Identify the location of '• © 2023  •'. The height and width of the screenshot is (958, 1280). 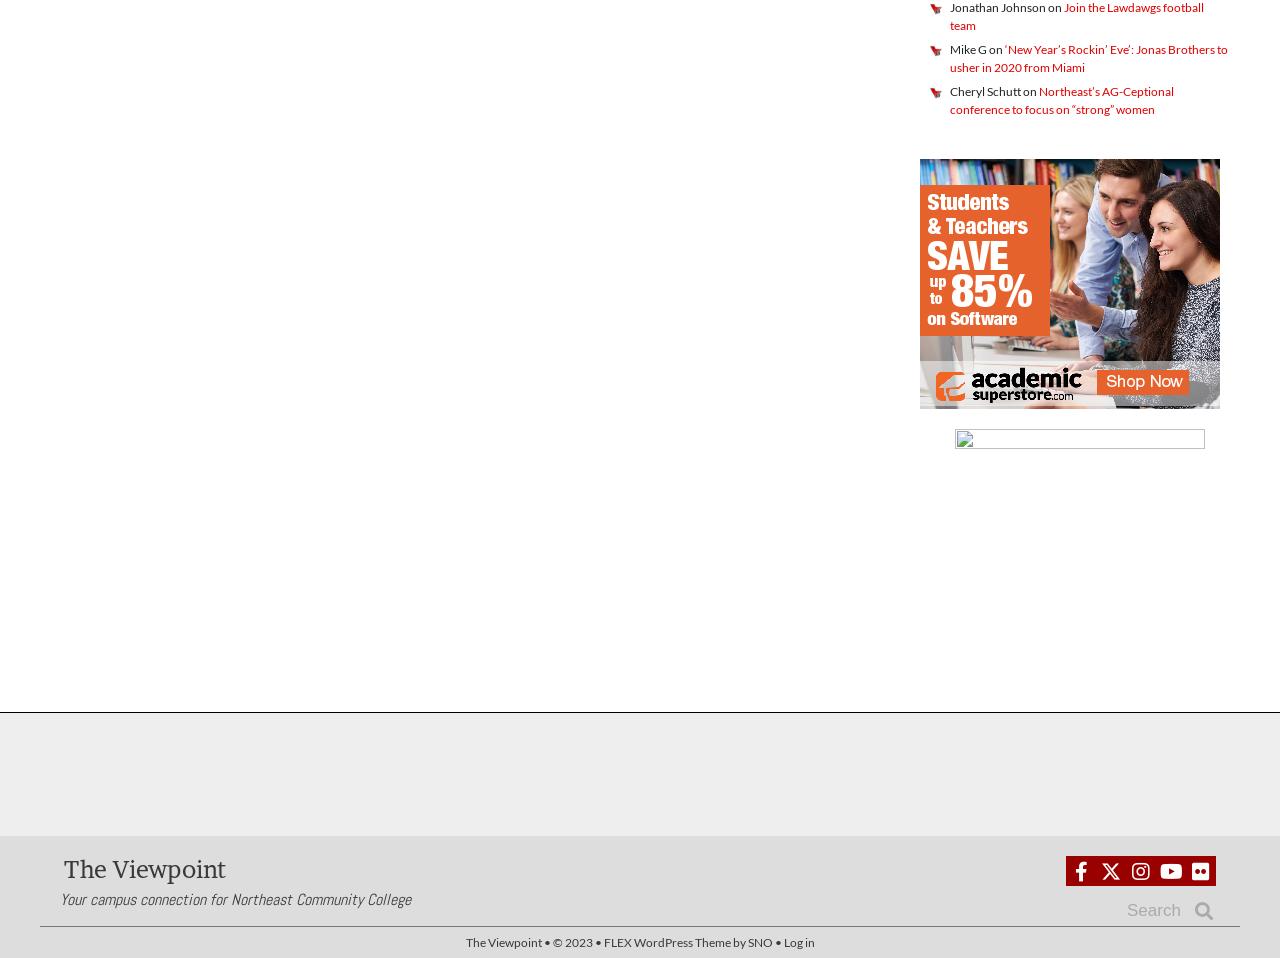
(571, 942).